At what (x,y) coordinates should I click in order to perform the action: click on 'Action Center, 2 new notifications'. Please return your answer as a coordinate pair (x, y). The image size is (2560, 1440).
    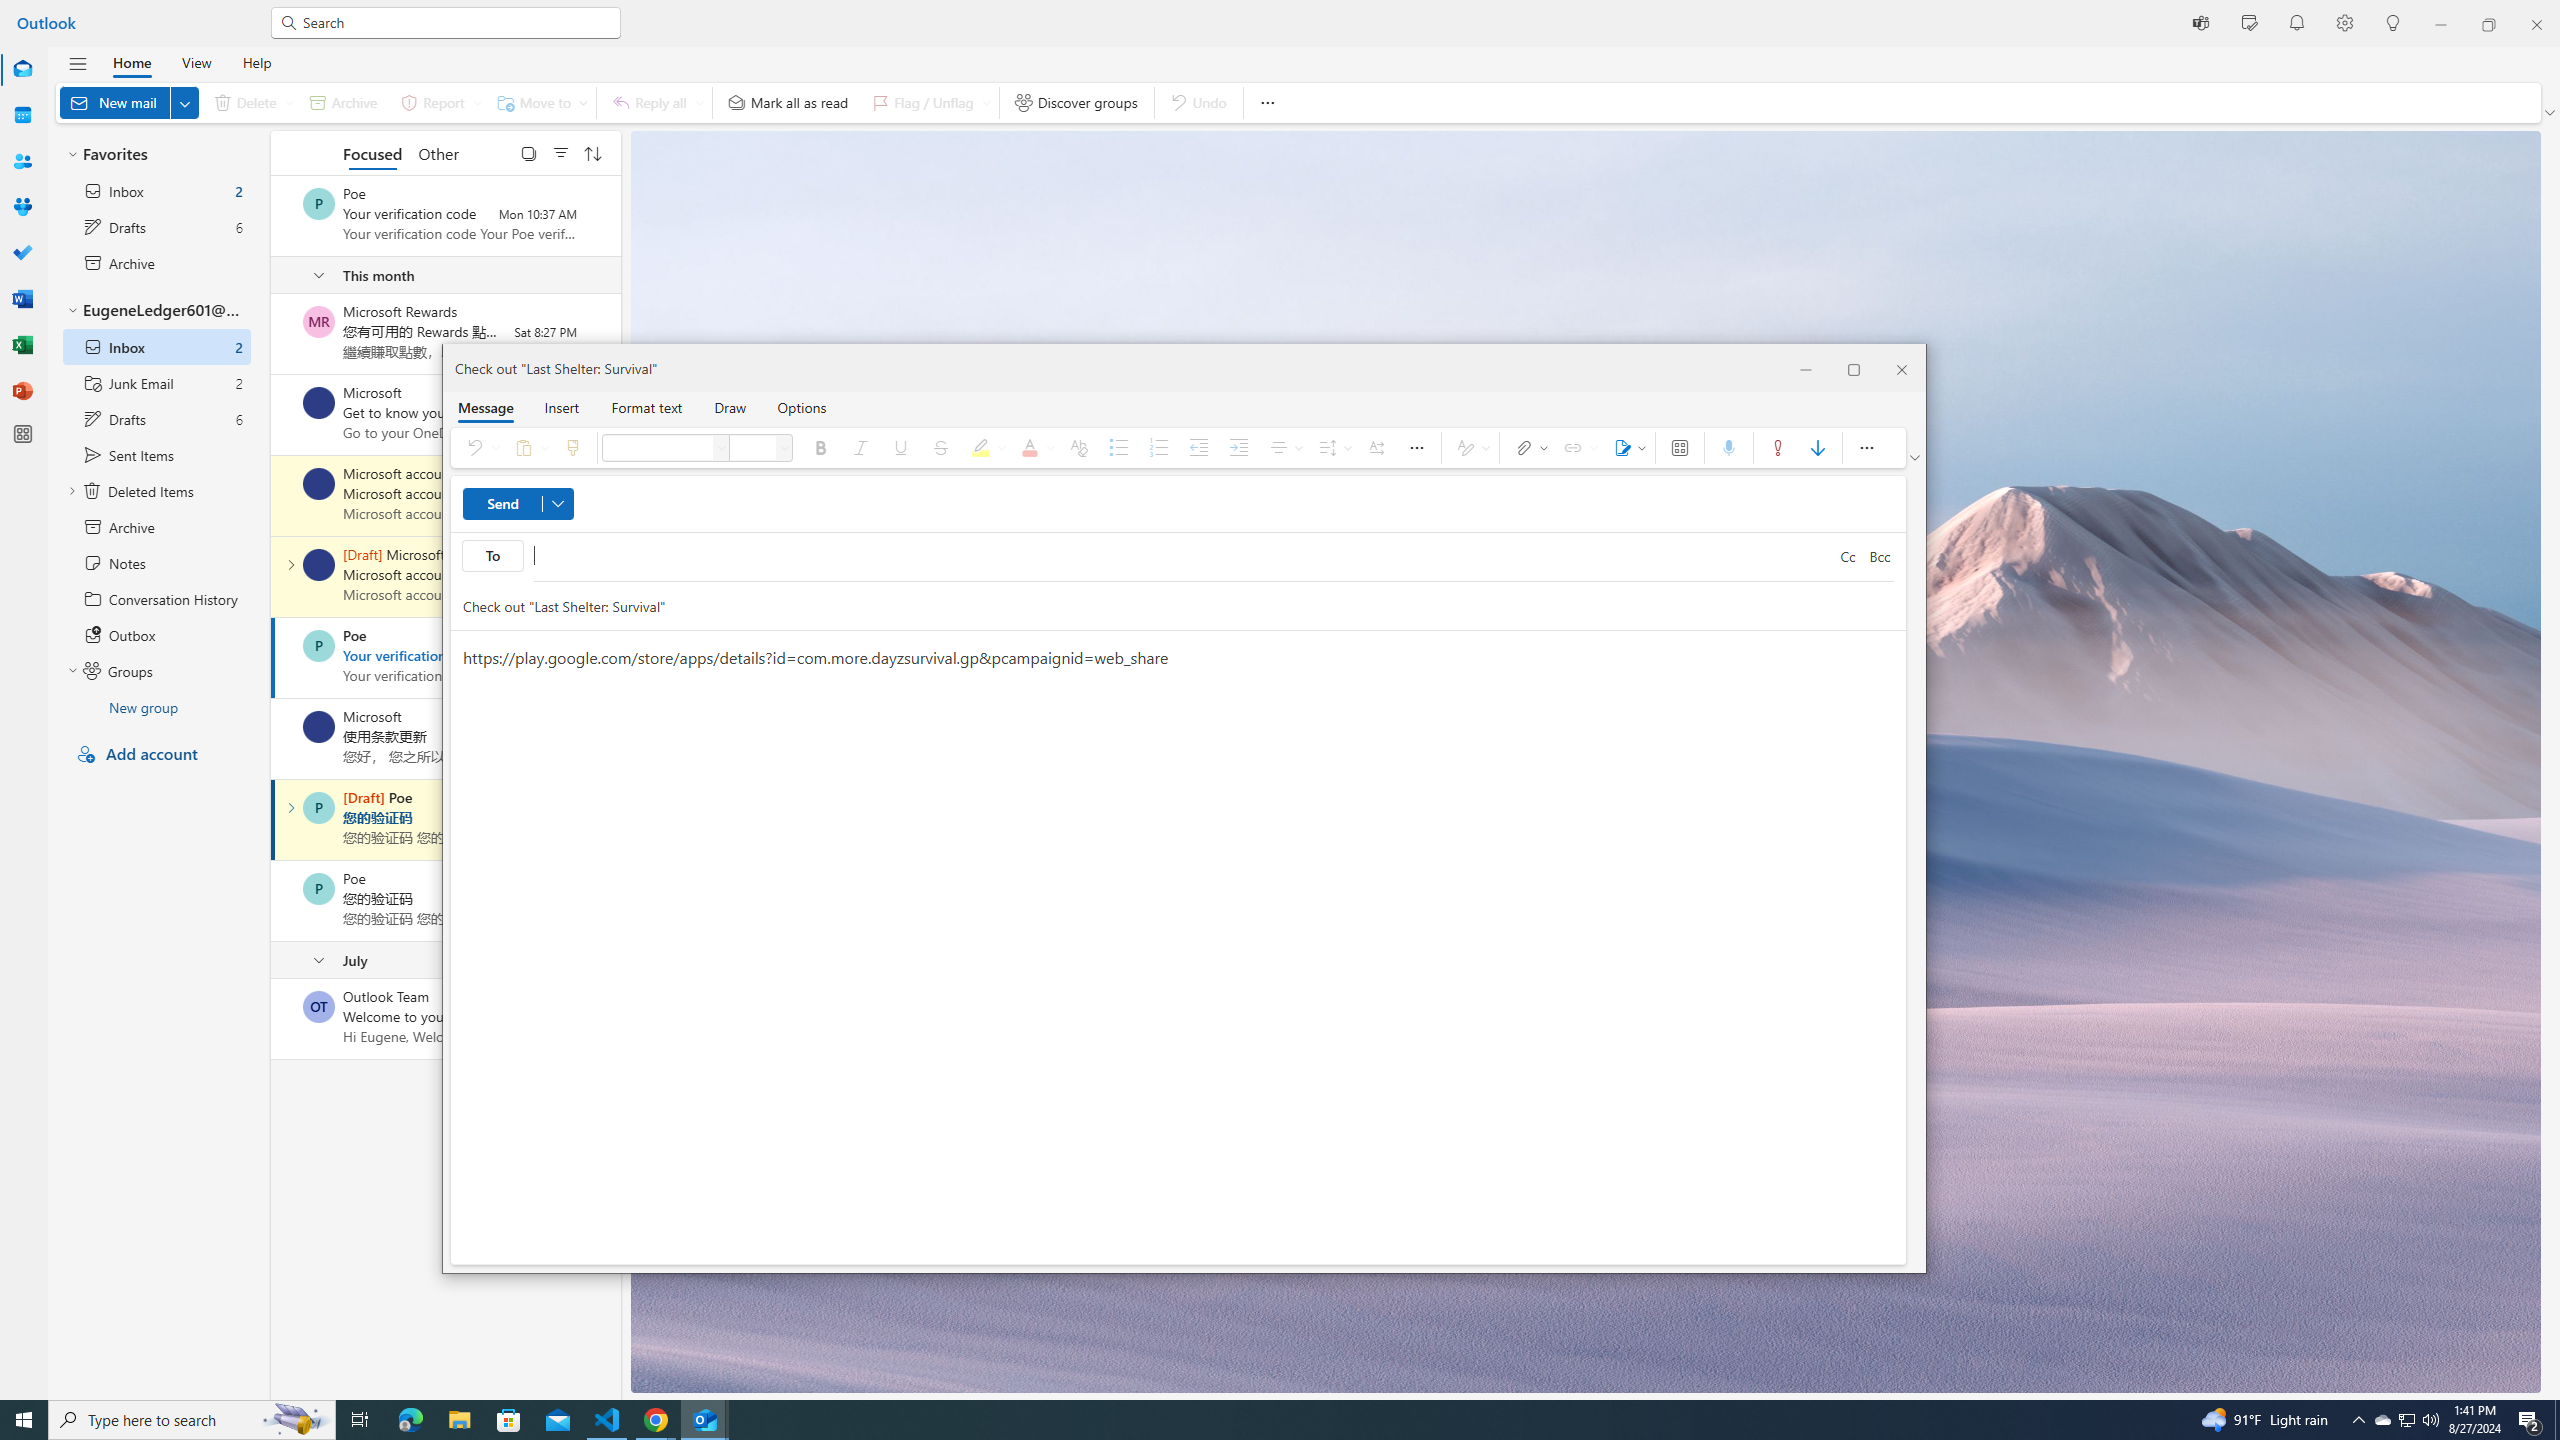
    Looking at the image, I should click on (2530, 1418).